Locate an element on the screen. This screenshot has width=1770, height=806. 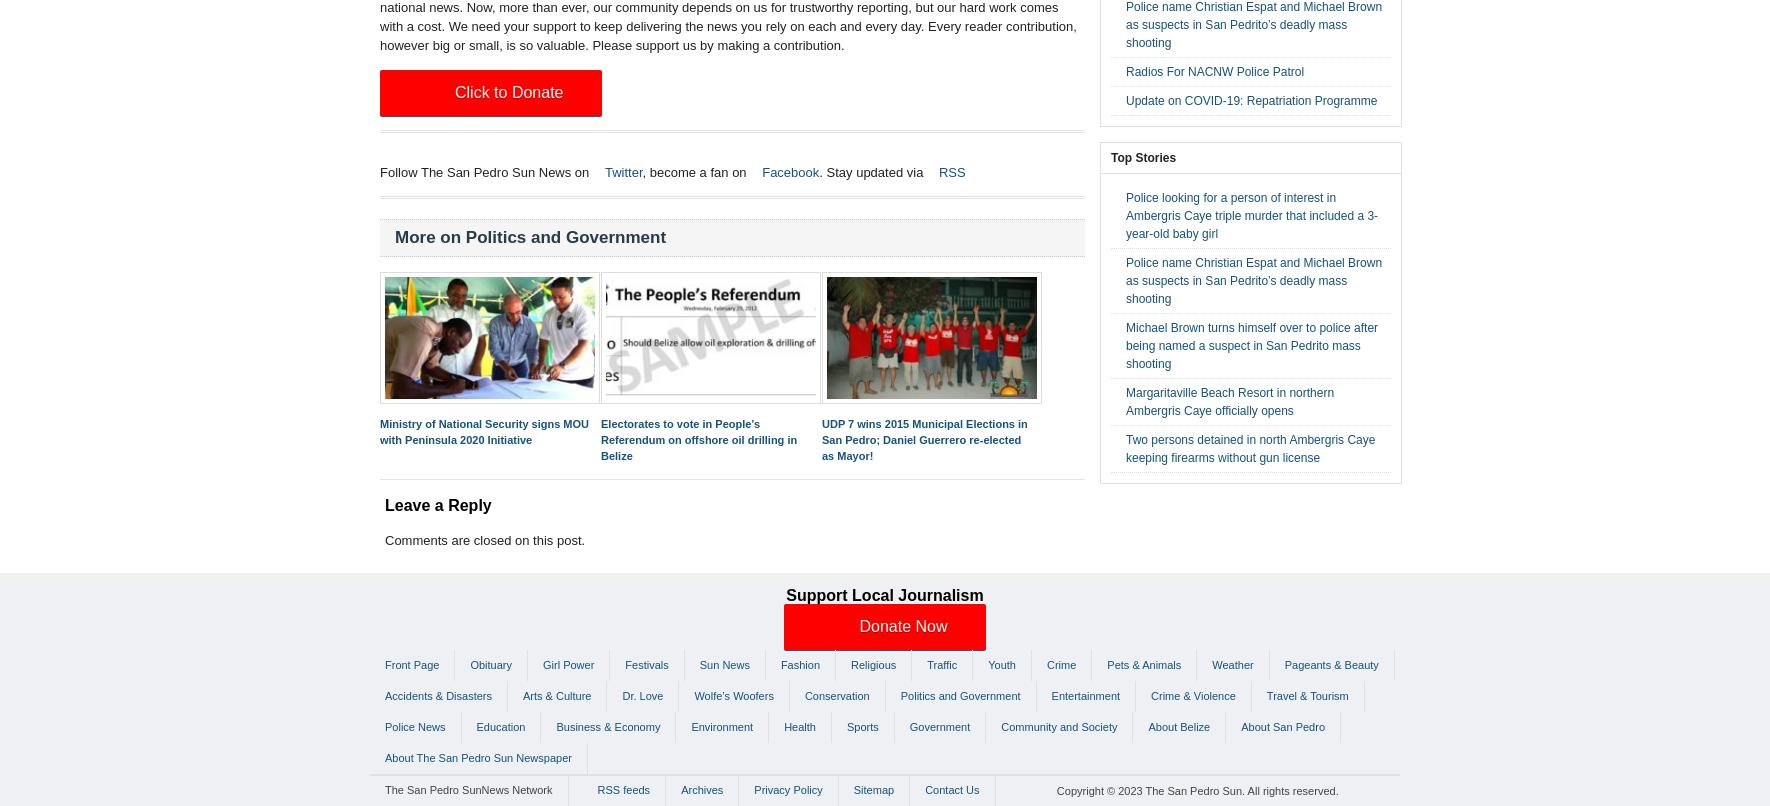
'Support Local Journalism' is located at coordinates (884, 595).